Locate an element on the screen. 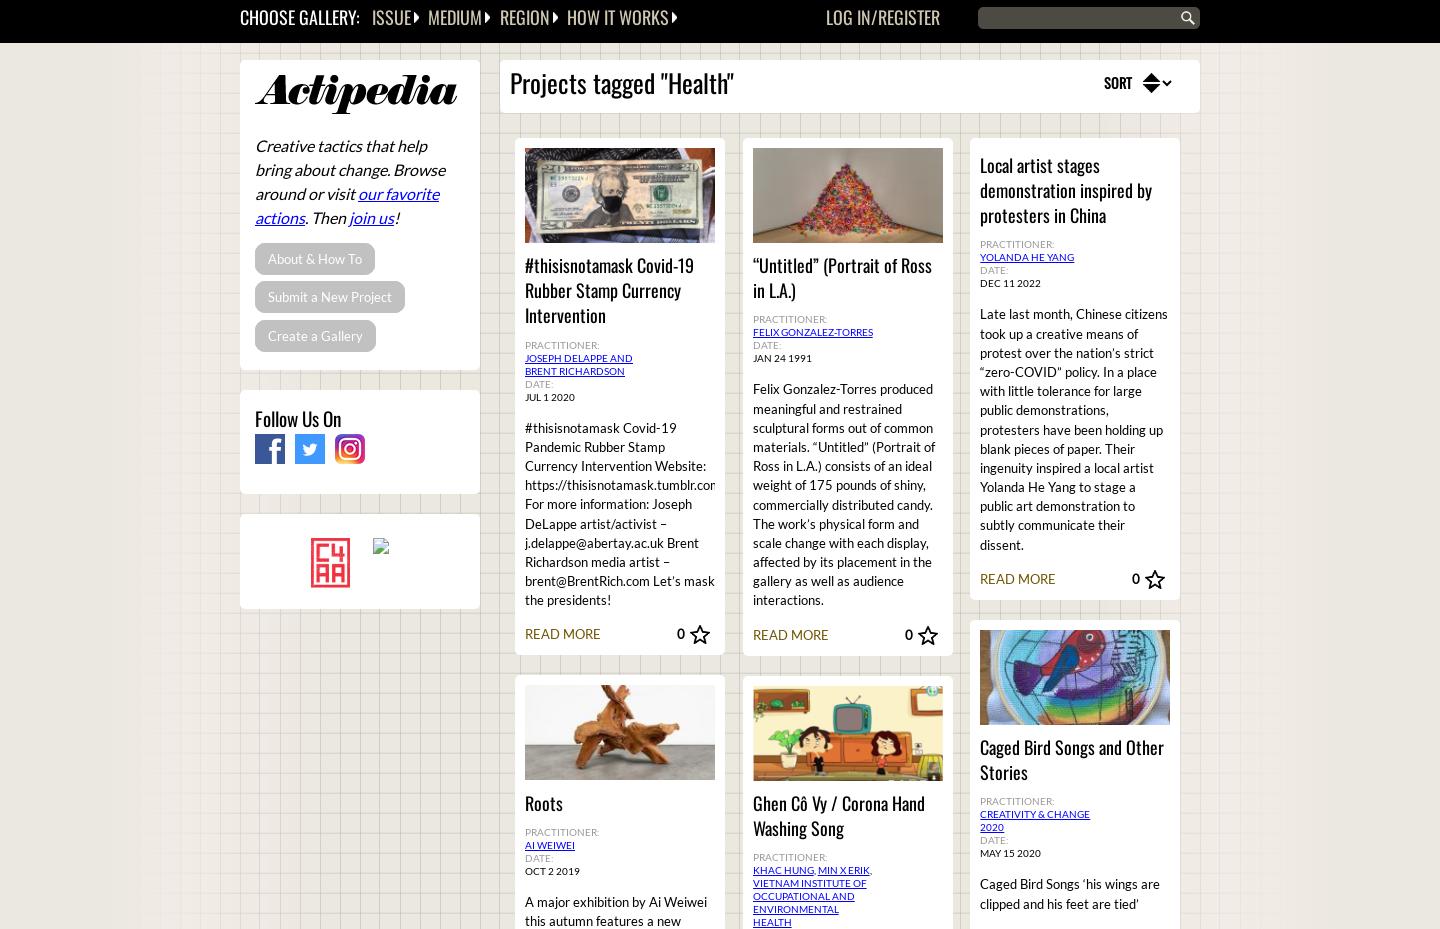 This screenshot has width=1440, height=929. '#thisisnotamask Covid-19 Rubber Stamp Currency Intervention' is located at coordinates (524, 290).